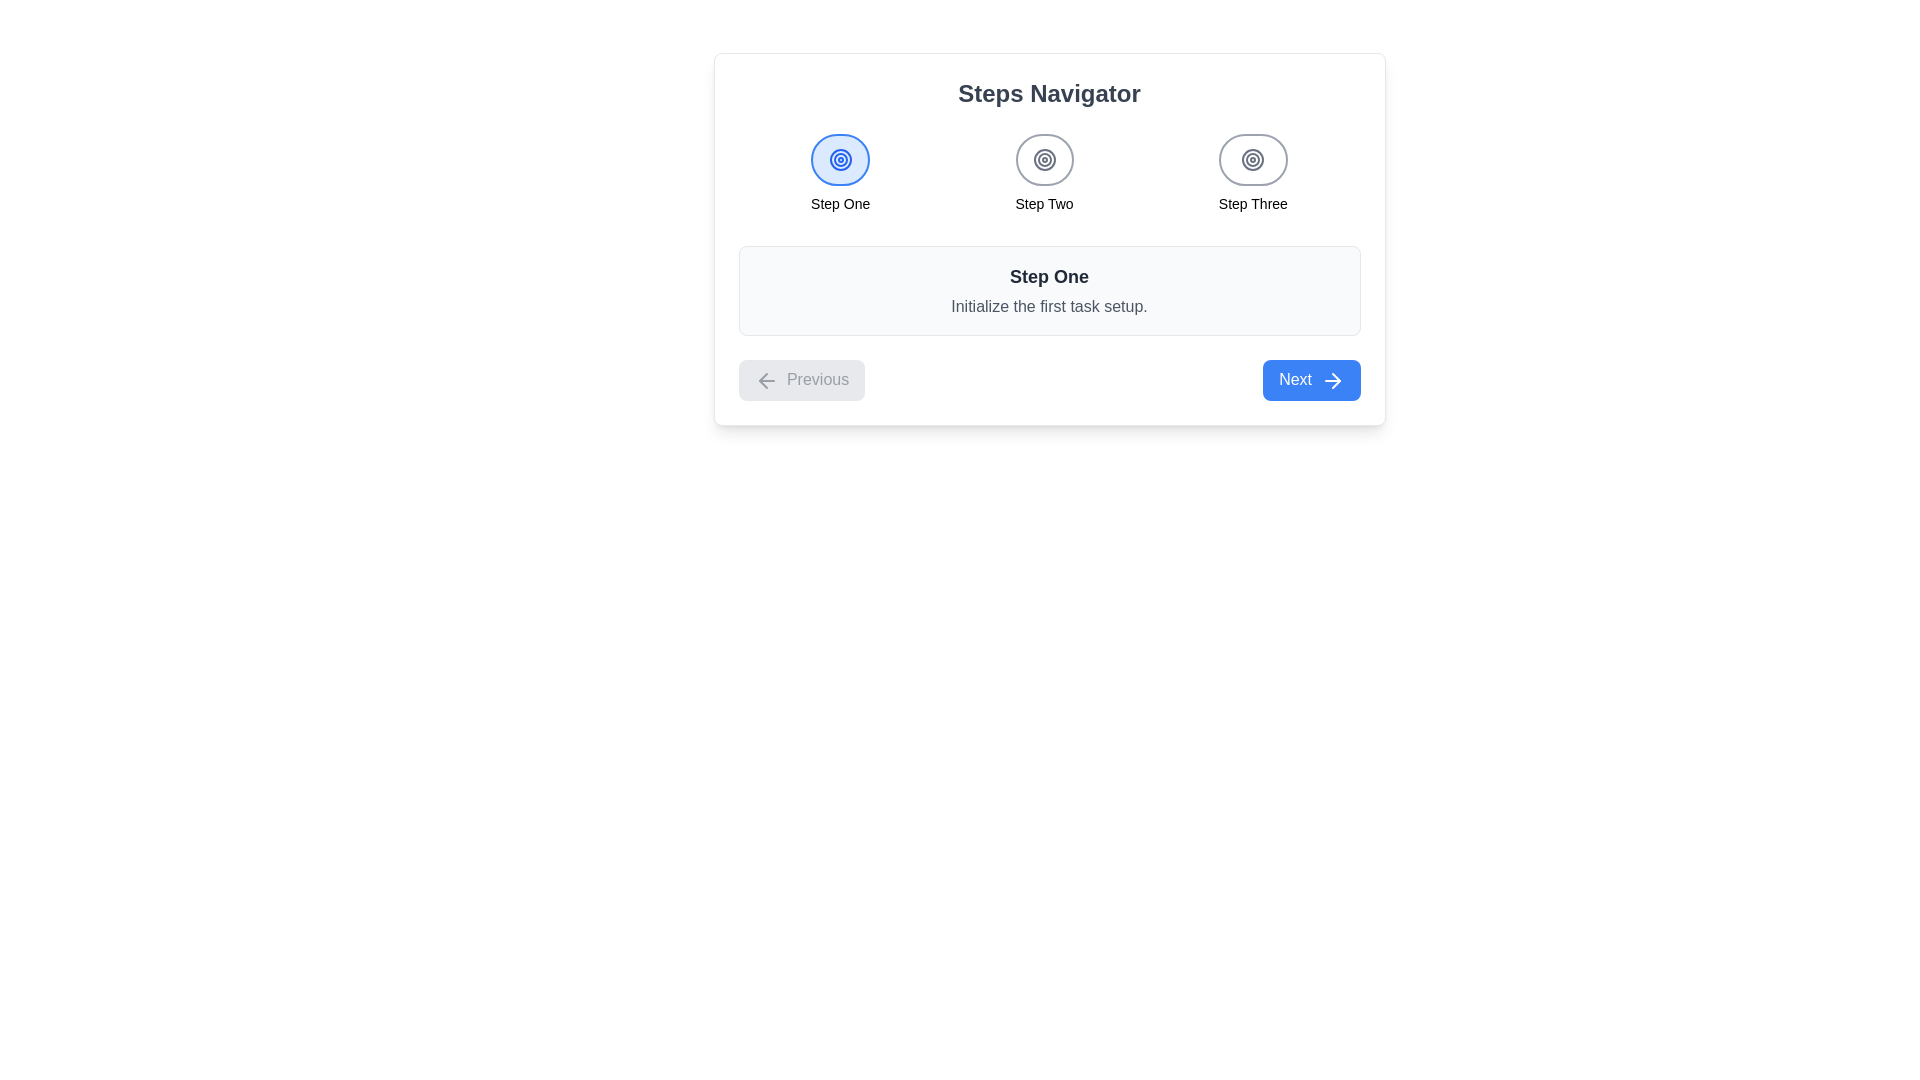 The height and width of the screenshot is (1080, 1920). Describe the element at coordinates (1048, 172) in the screenshot. I see `the second step indicator labeled 'Step Two' in the Group of Navigational Step Indicators` at that location.